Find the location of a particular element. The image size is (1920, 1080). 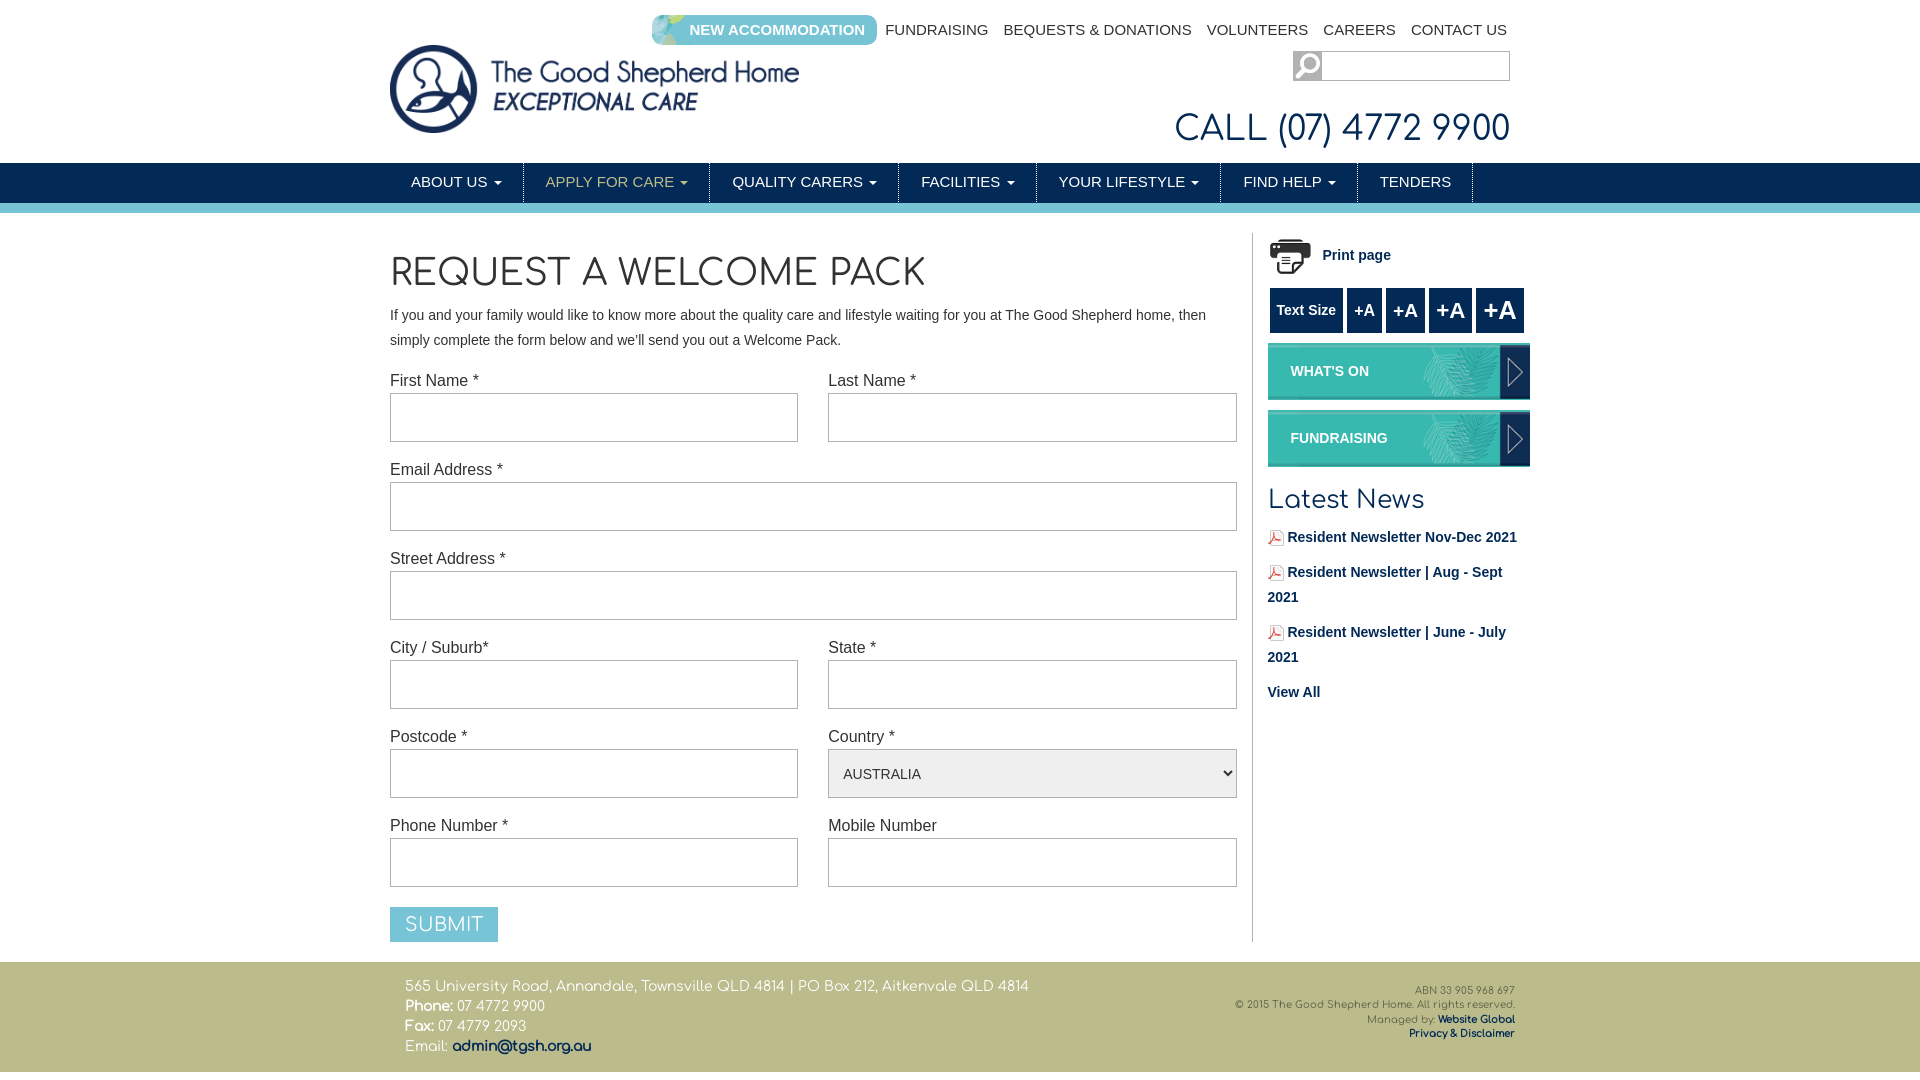

'+A' is located at coordinates (1404, 310).